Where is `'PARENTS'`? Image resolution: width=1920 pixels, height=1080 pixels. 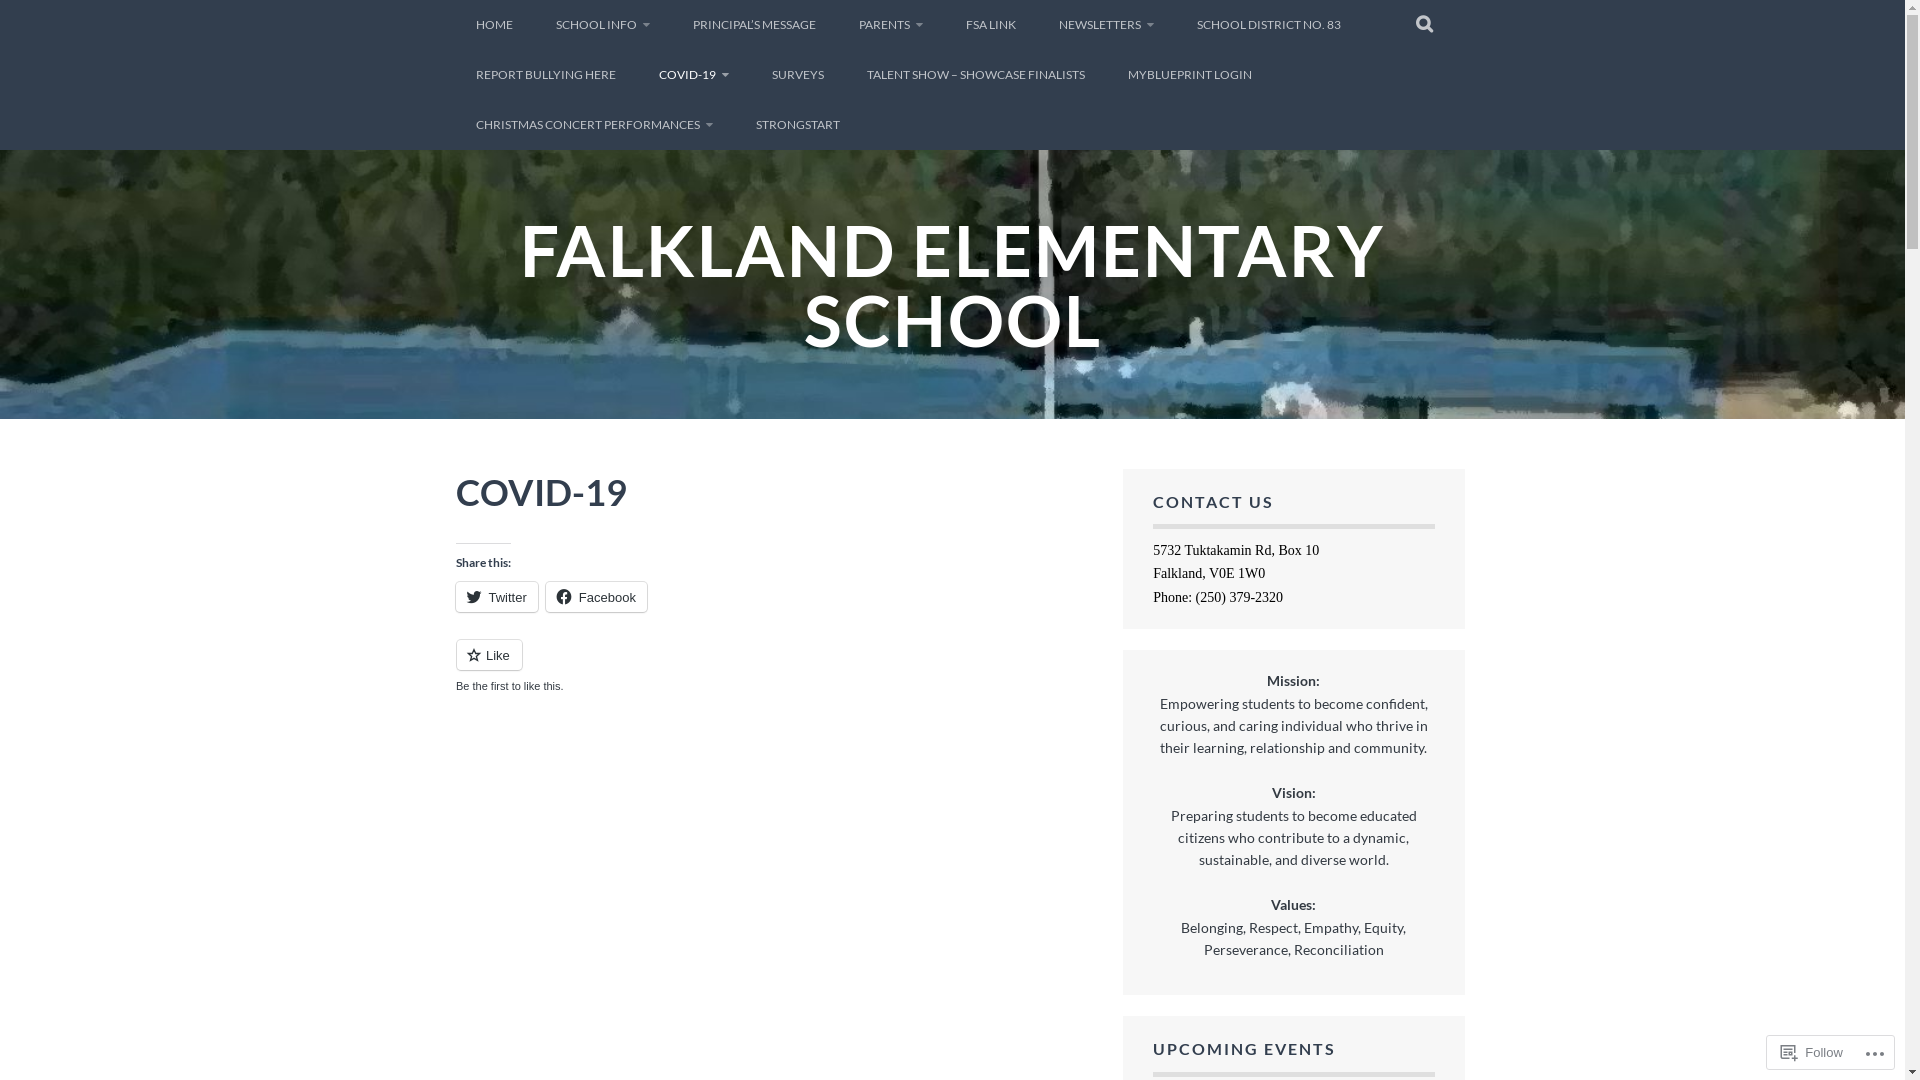 'PARENTS' is located at coordinates (838, 24).